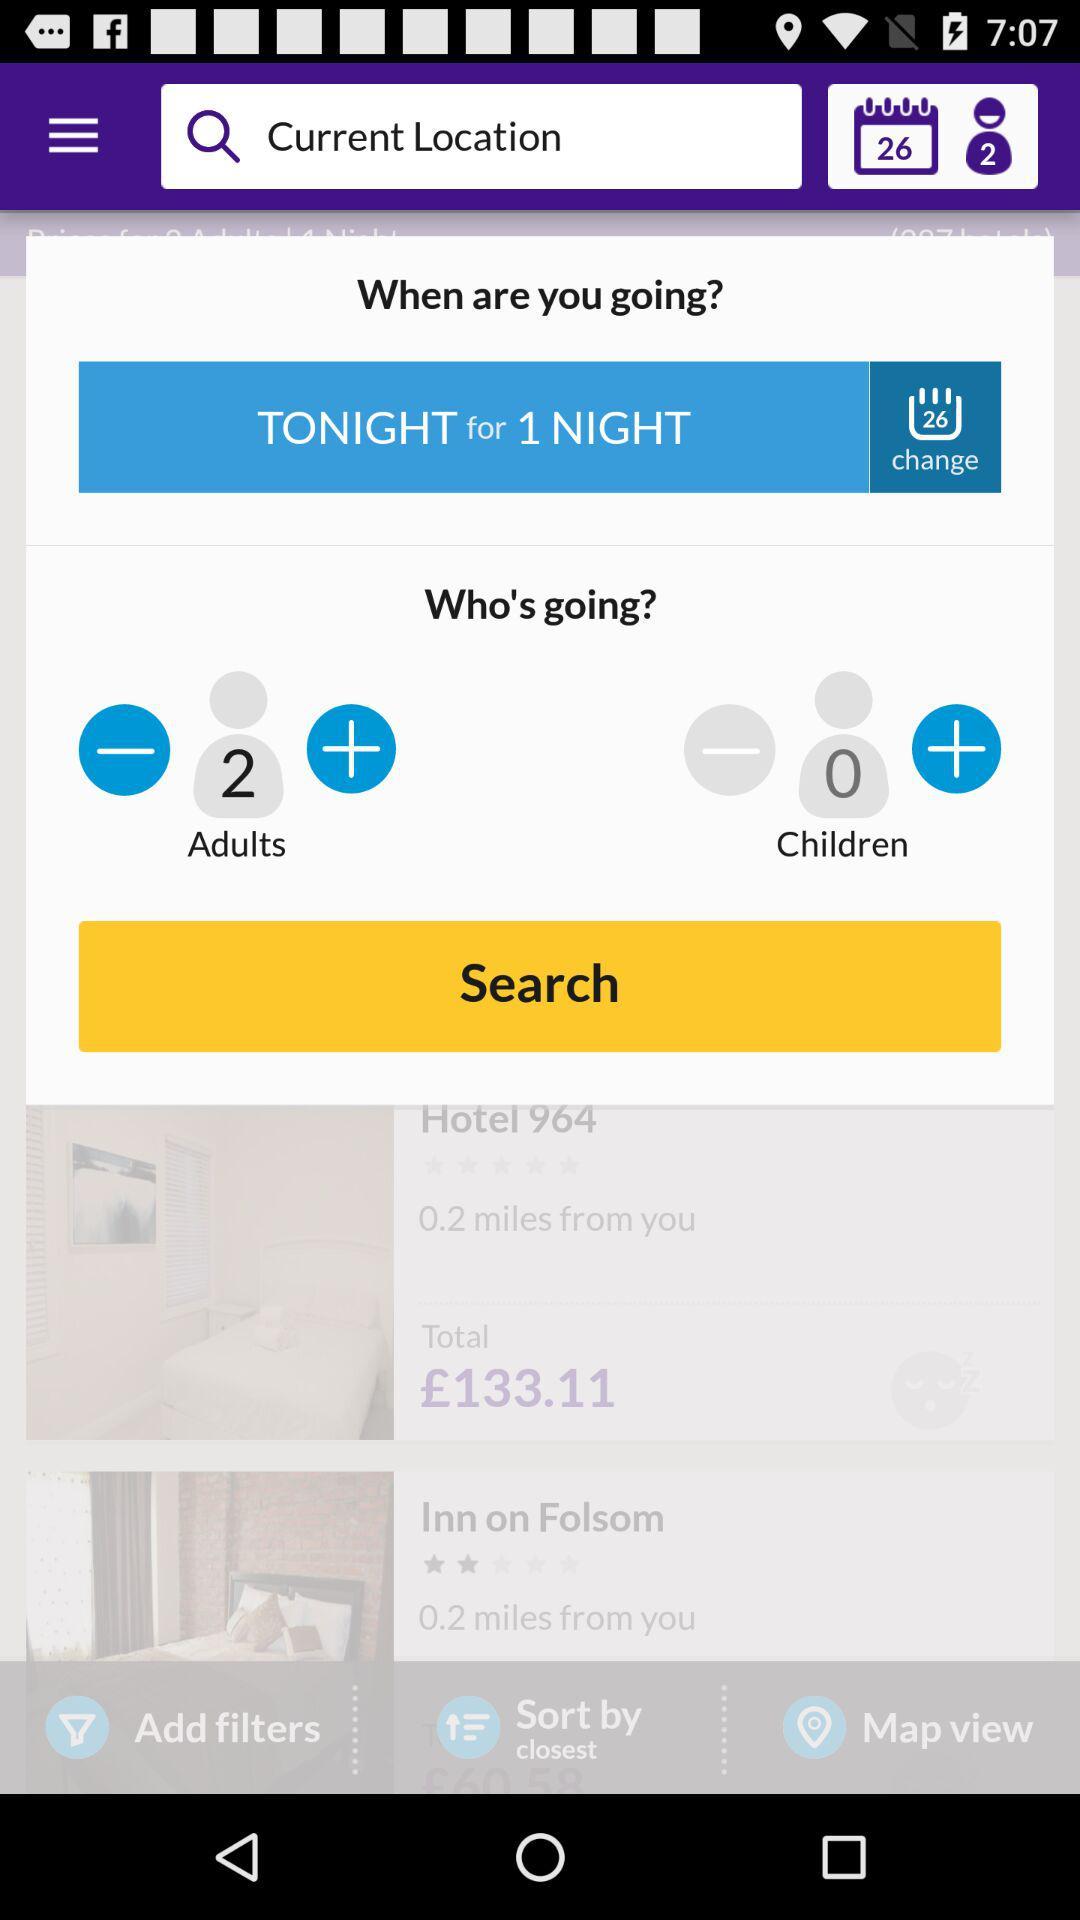 The height and width of the screenshot is (1920, 1080). What do you see at coordinates (350, 781) in the screenshot?
I see `the add icon` at bounding box center [350, 781].